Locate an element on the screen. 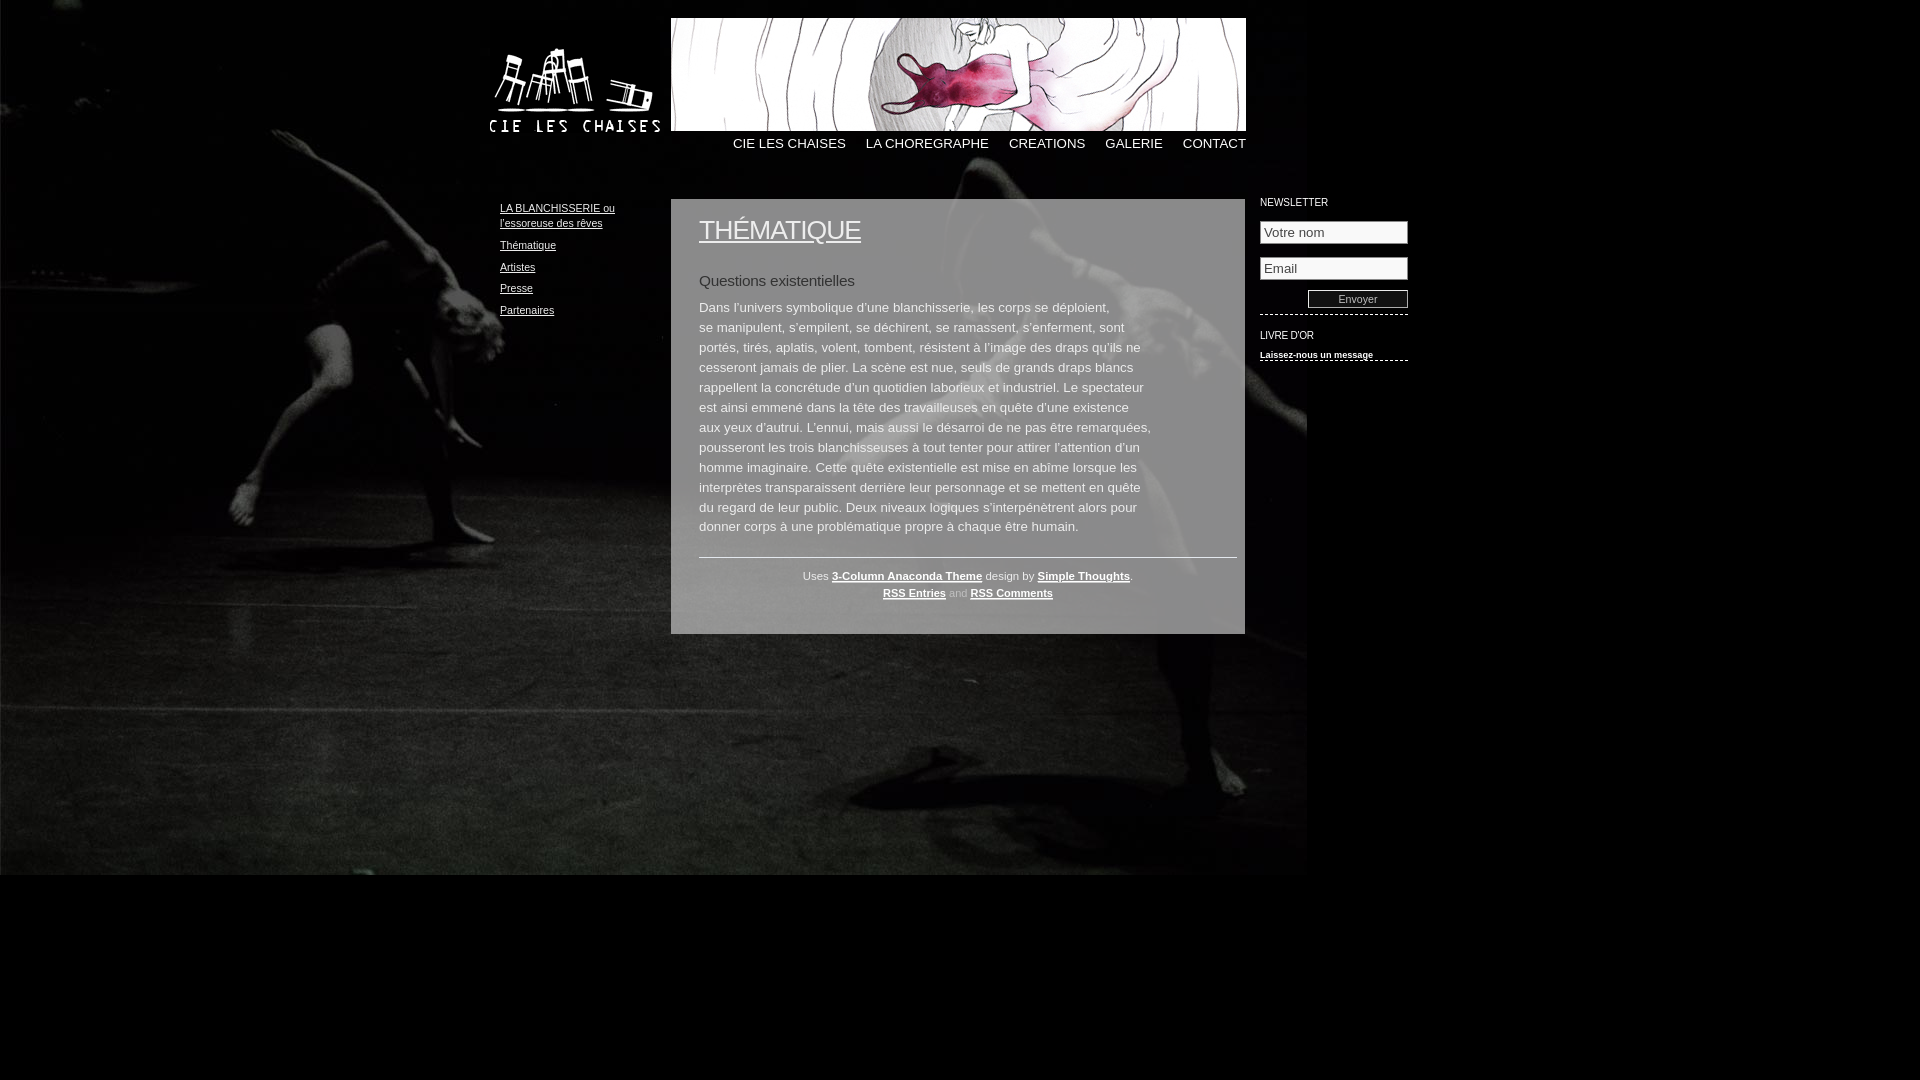  'Partenaires' is located at coordinates (527, 309).